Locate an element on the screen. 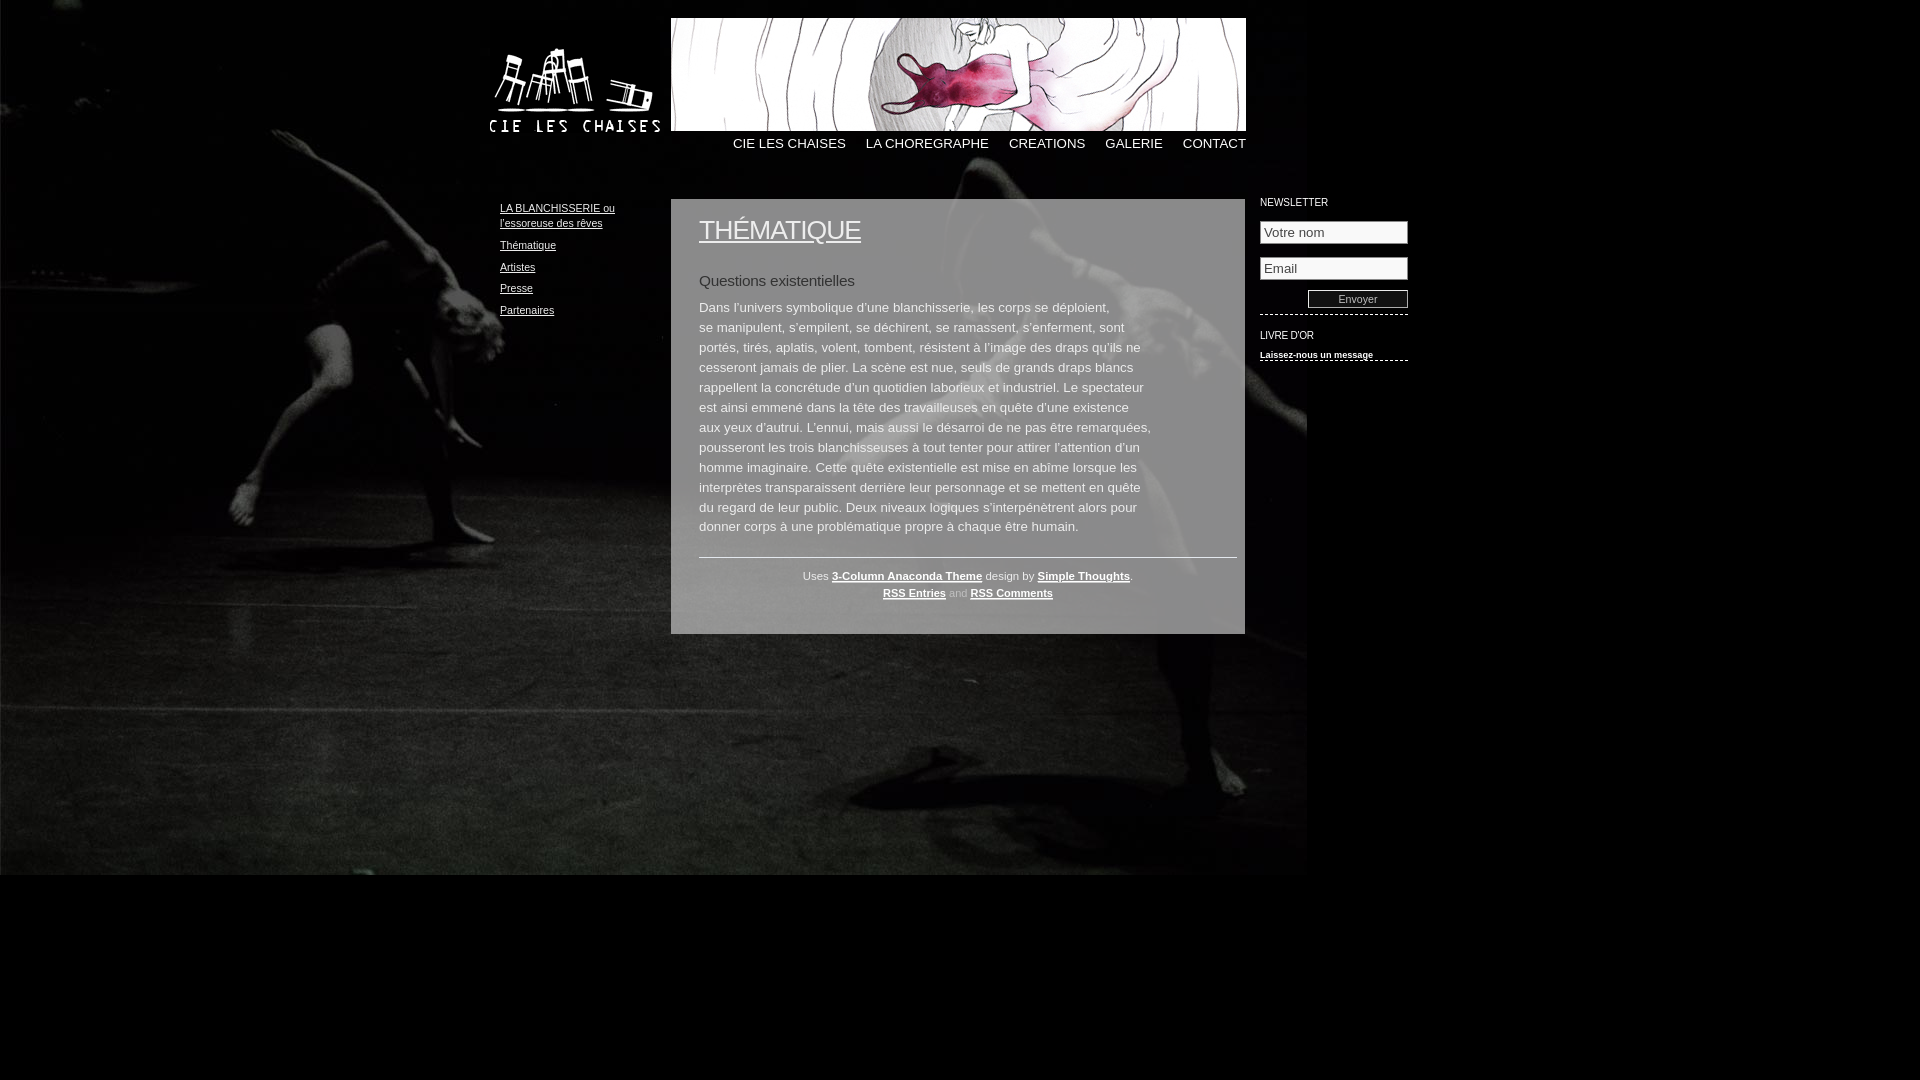  'Partenaires' is located at coordinates (527, 309).